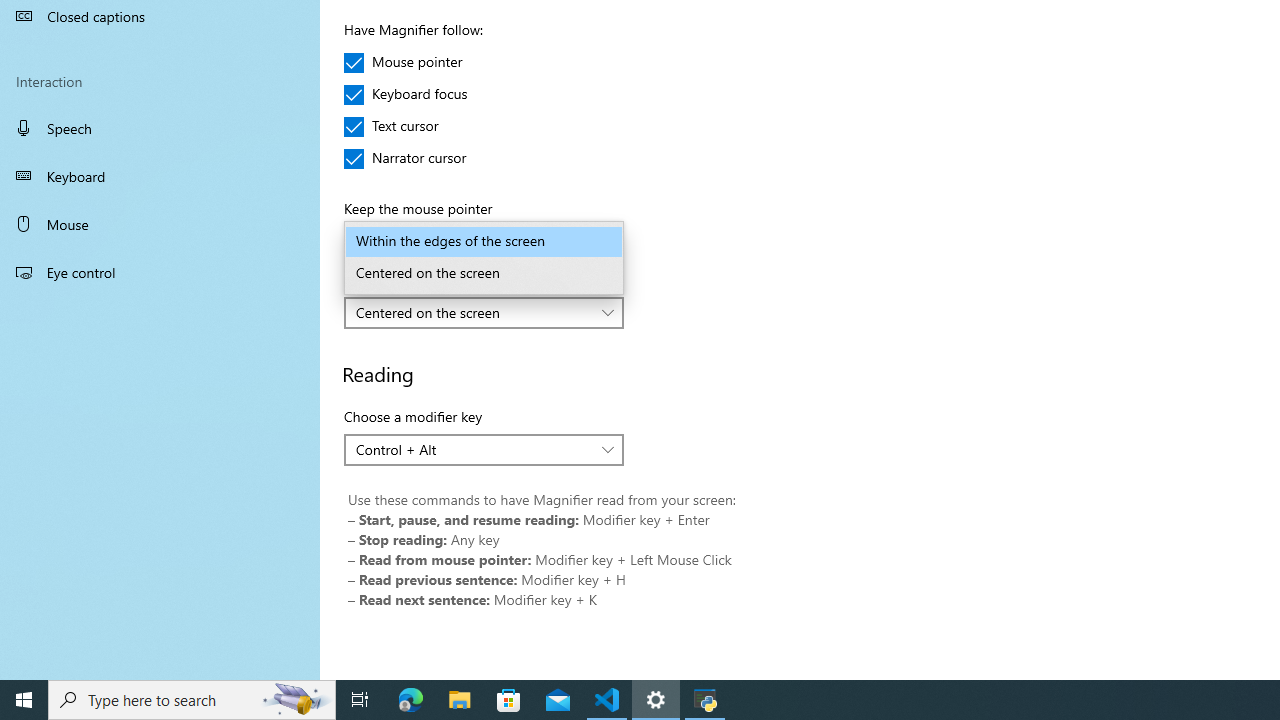  Describe the element at coordinates (405, 95) in the screenshot. I see `'Keyboard focus'` at that location.